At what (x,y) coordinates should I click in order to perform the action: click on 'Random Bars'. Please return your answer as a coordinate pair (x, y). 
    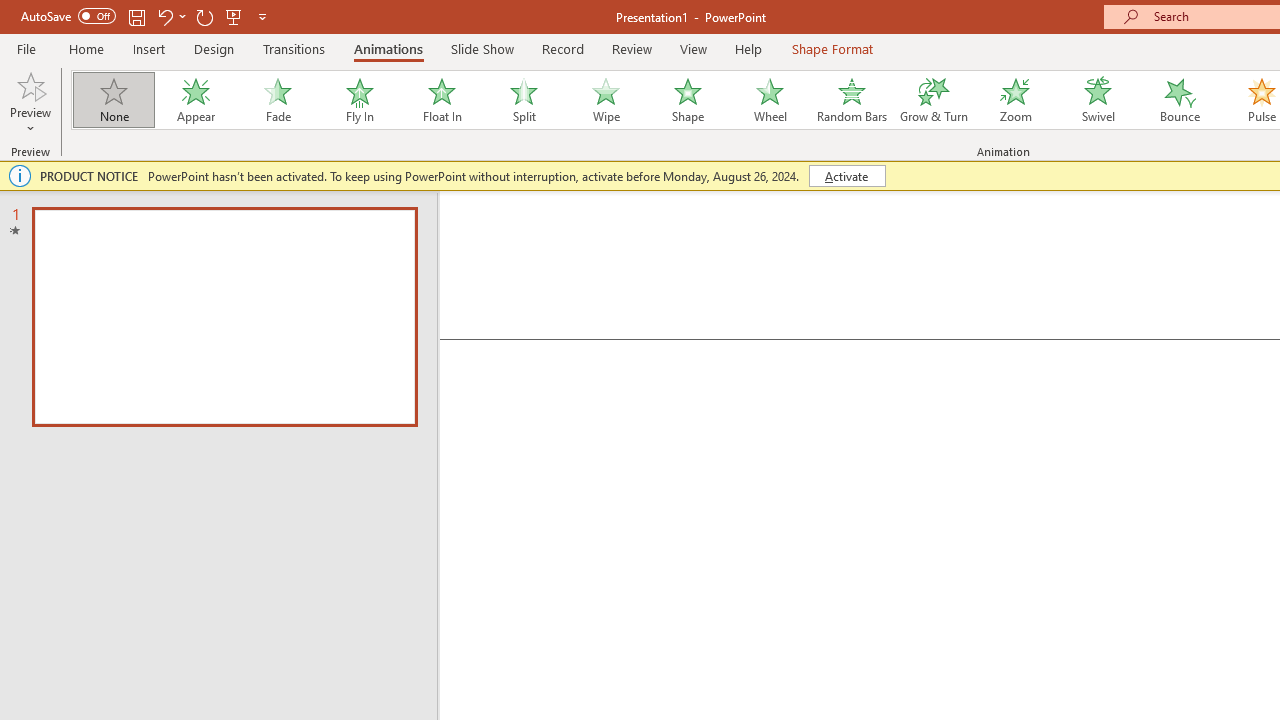
    Looking at the image, I should click on (852, 100).